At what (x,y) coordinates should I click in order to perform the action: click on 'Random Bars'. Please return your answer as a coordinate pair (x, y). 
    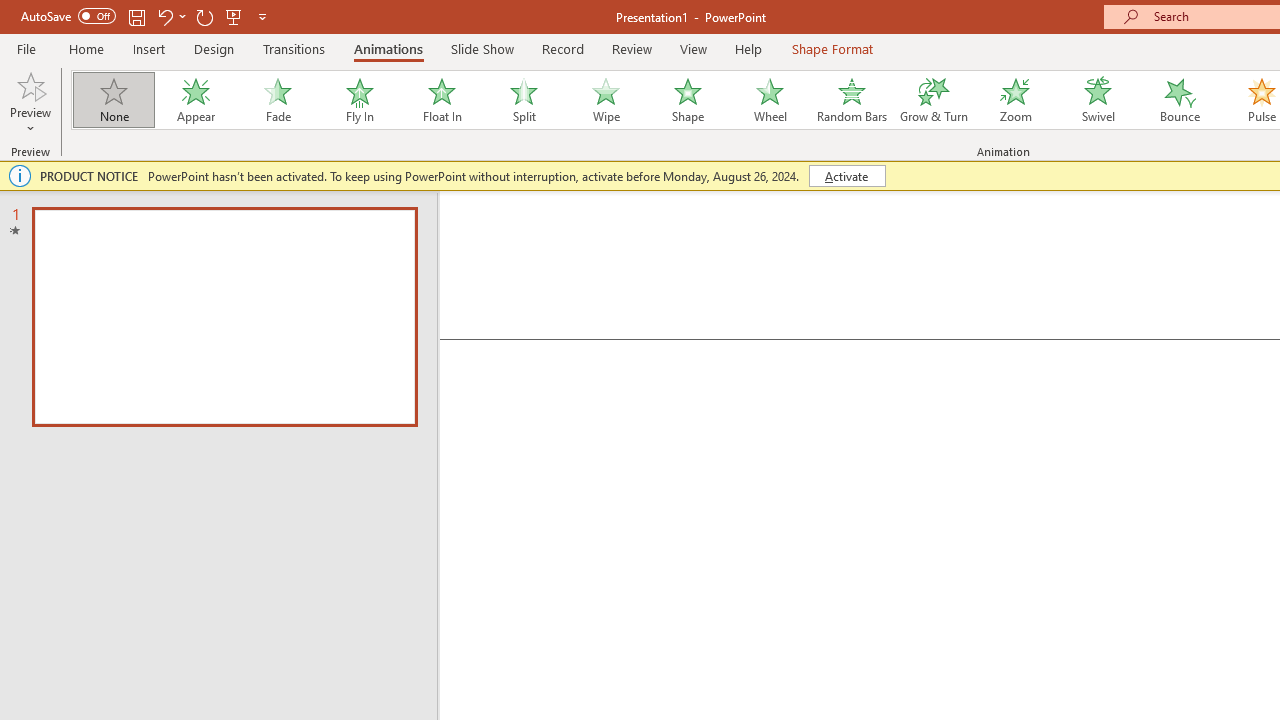
    Looking at the image, I should click on (852, 100).